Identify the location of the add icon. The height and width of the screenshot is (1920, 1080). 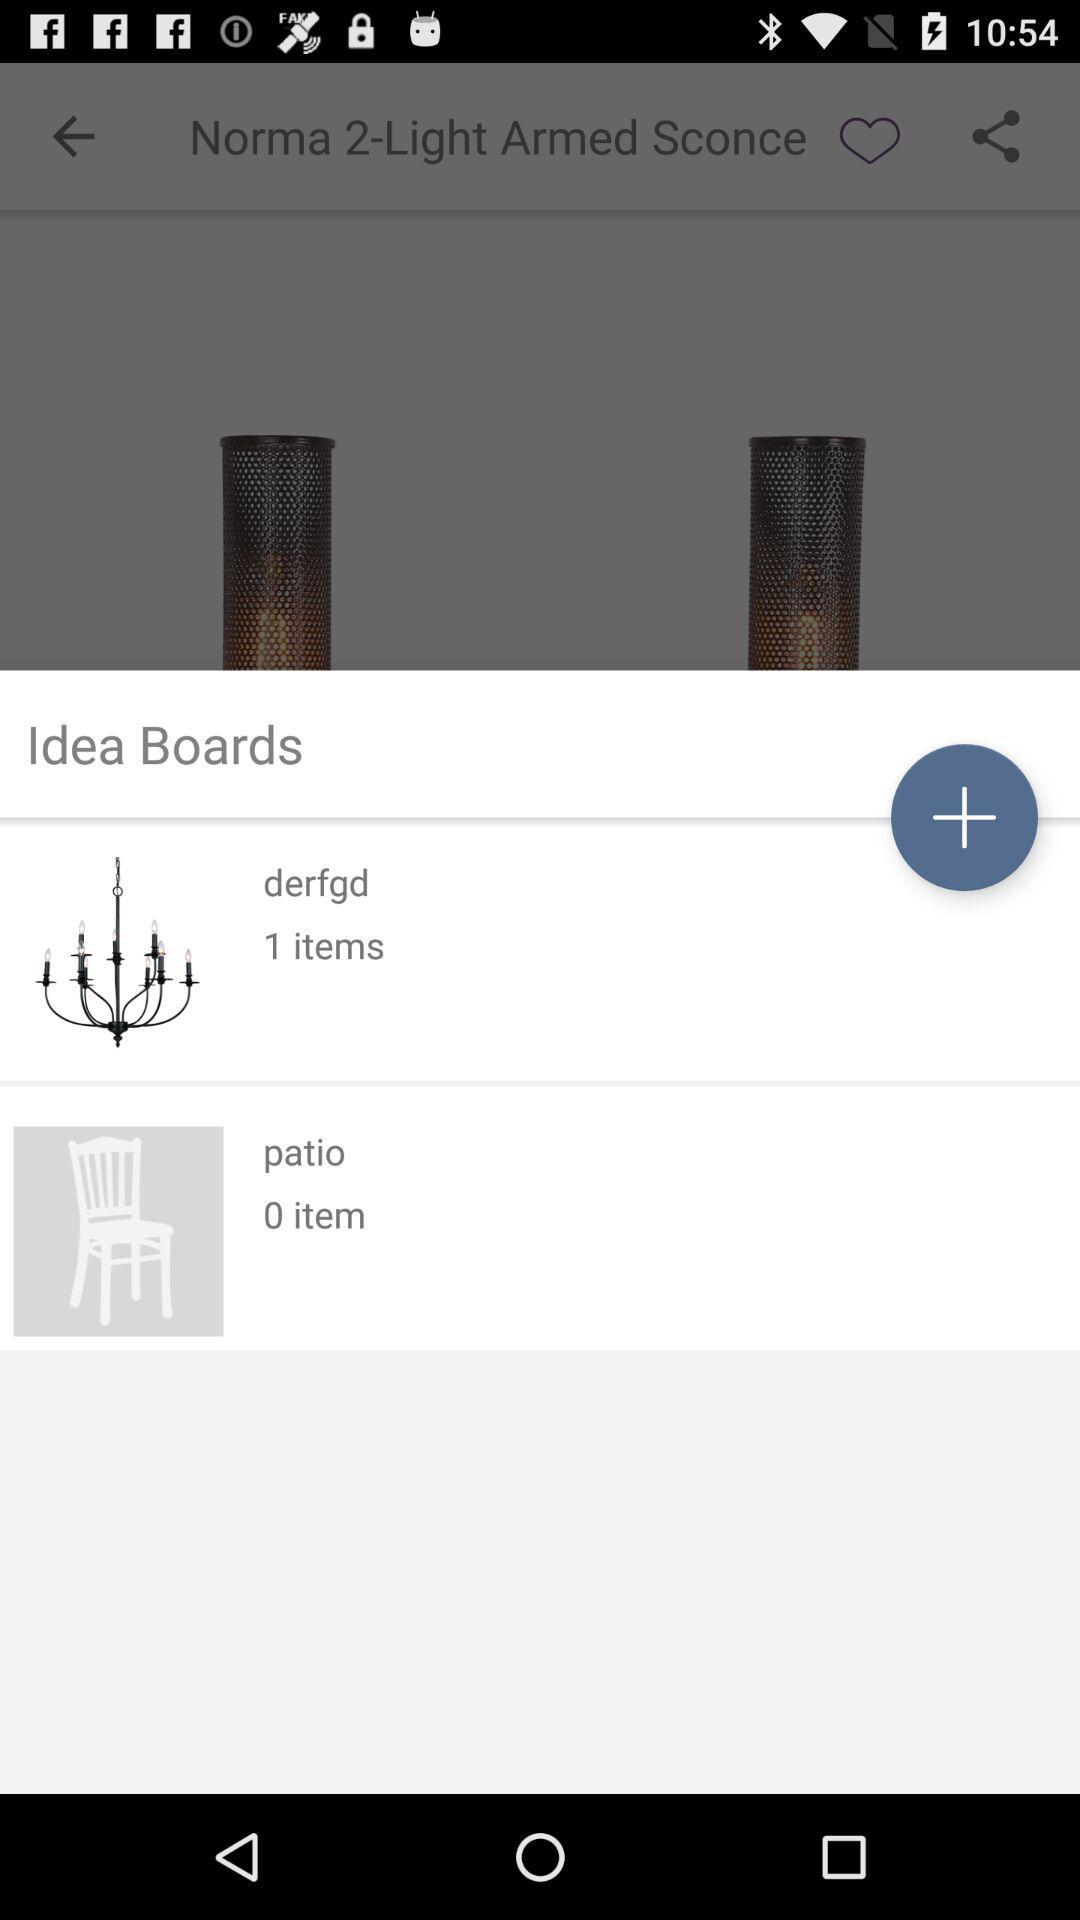
(963, 874).